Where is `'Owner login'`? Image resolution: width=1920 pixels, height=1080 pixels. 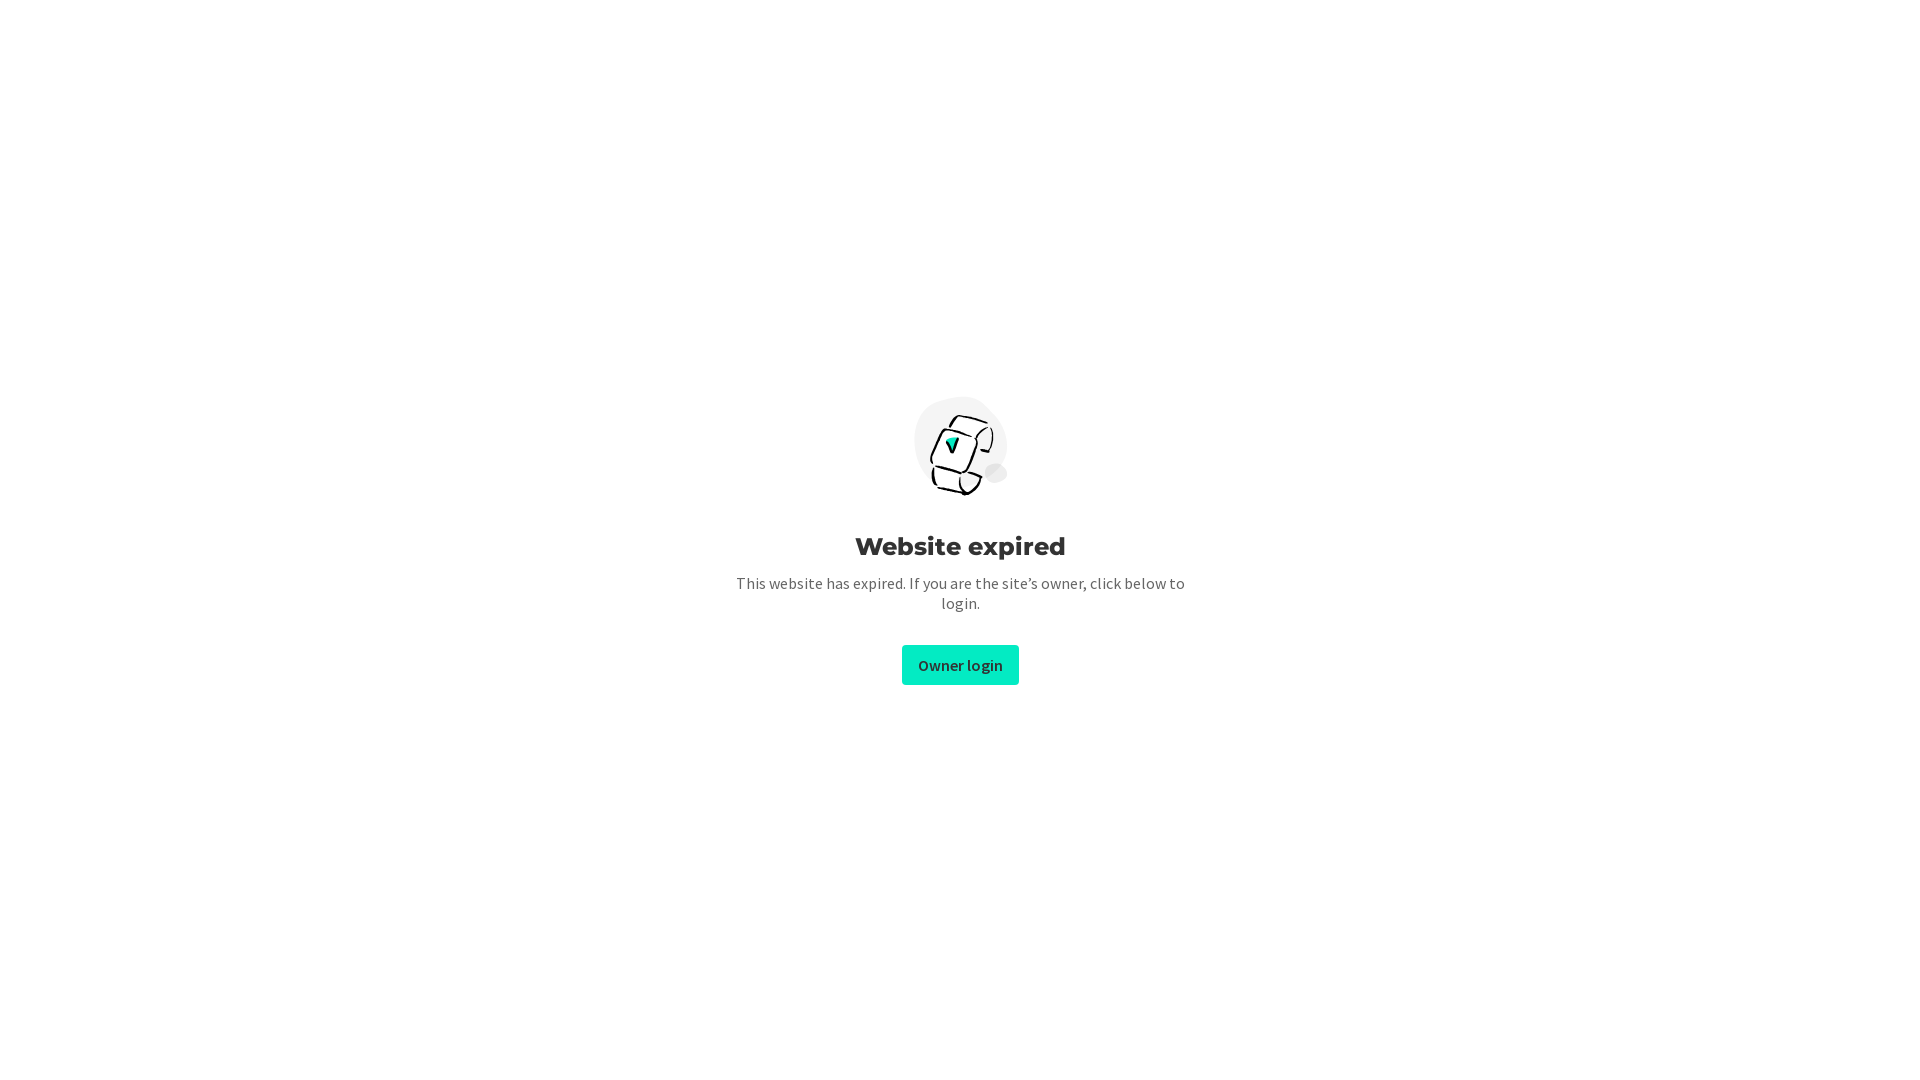
'Owner login' is located at coordinates (901, 664).